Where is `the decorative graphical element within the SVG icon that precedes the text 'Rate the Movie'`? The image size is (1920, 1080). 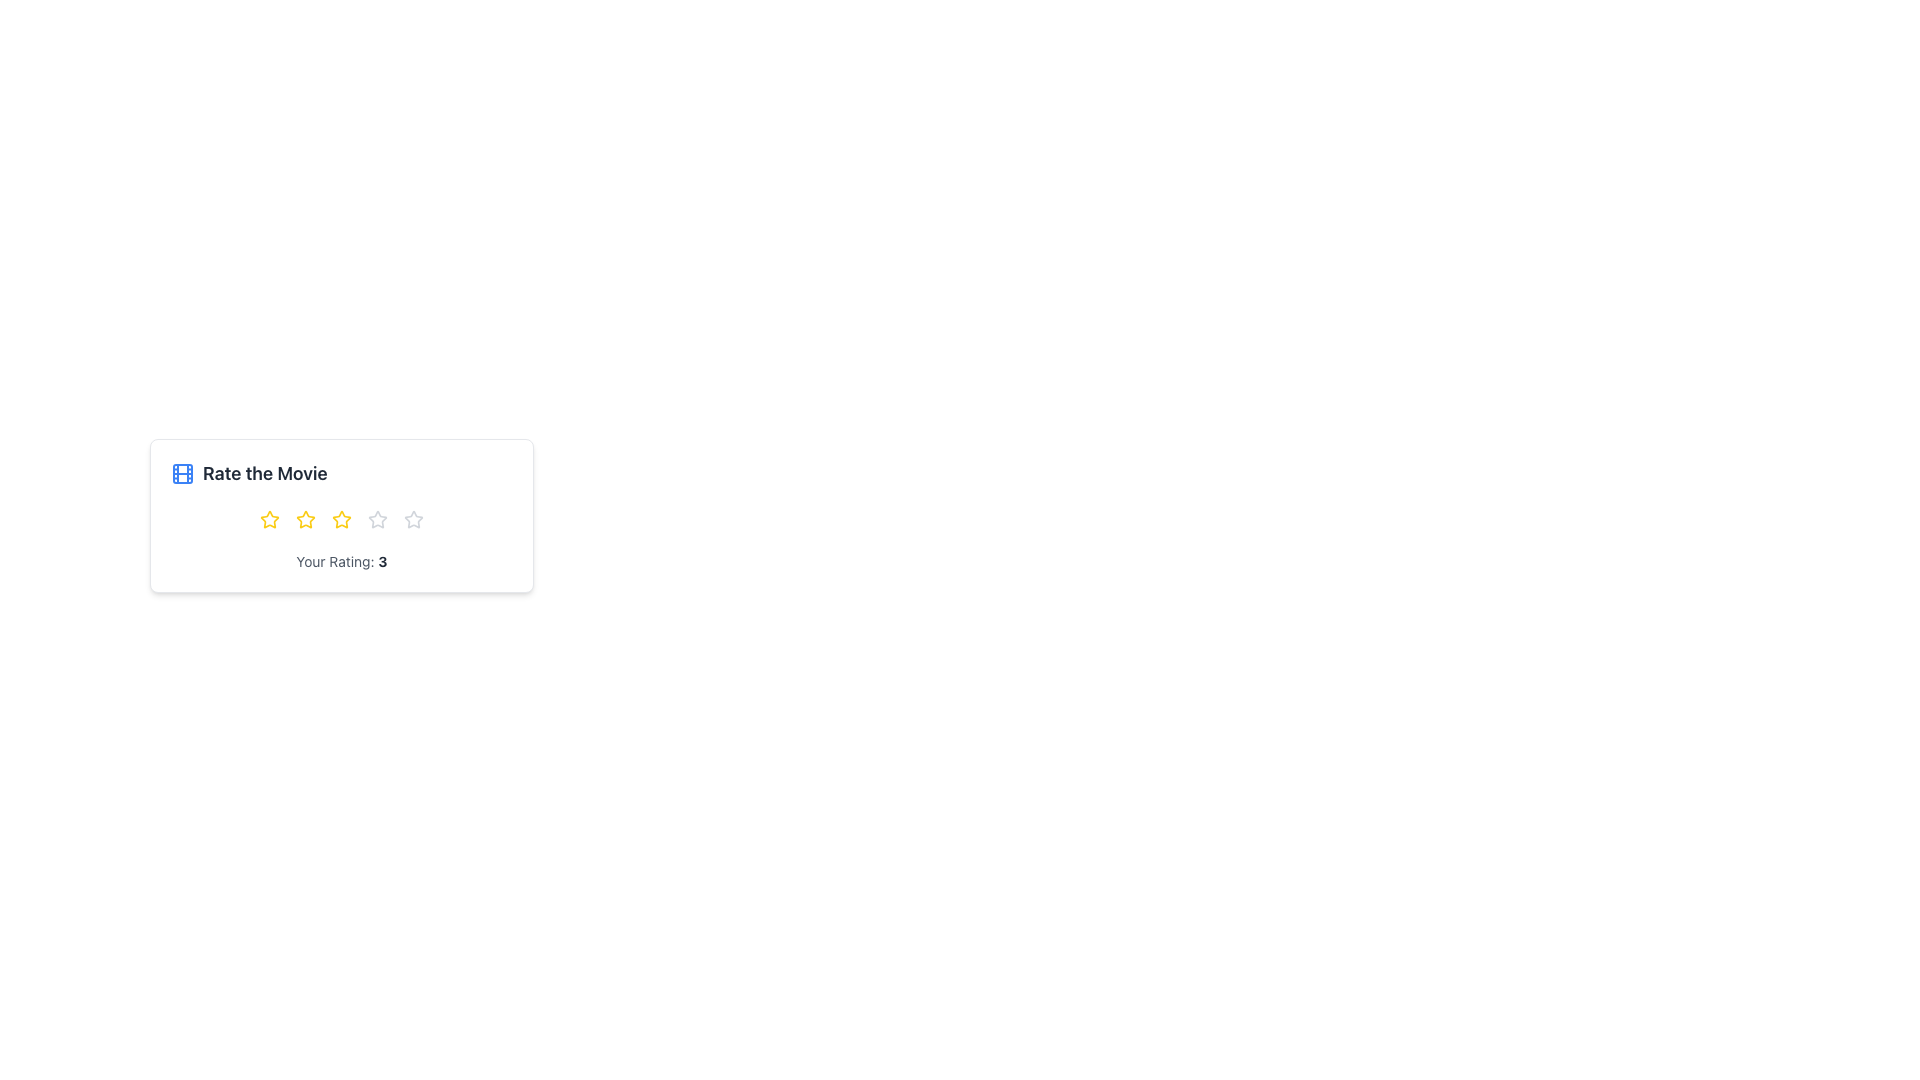 the decorative graphical element within the SVG icon that precedes the text 'Rate the Movie' is located at coordinates (182, 474).